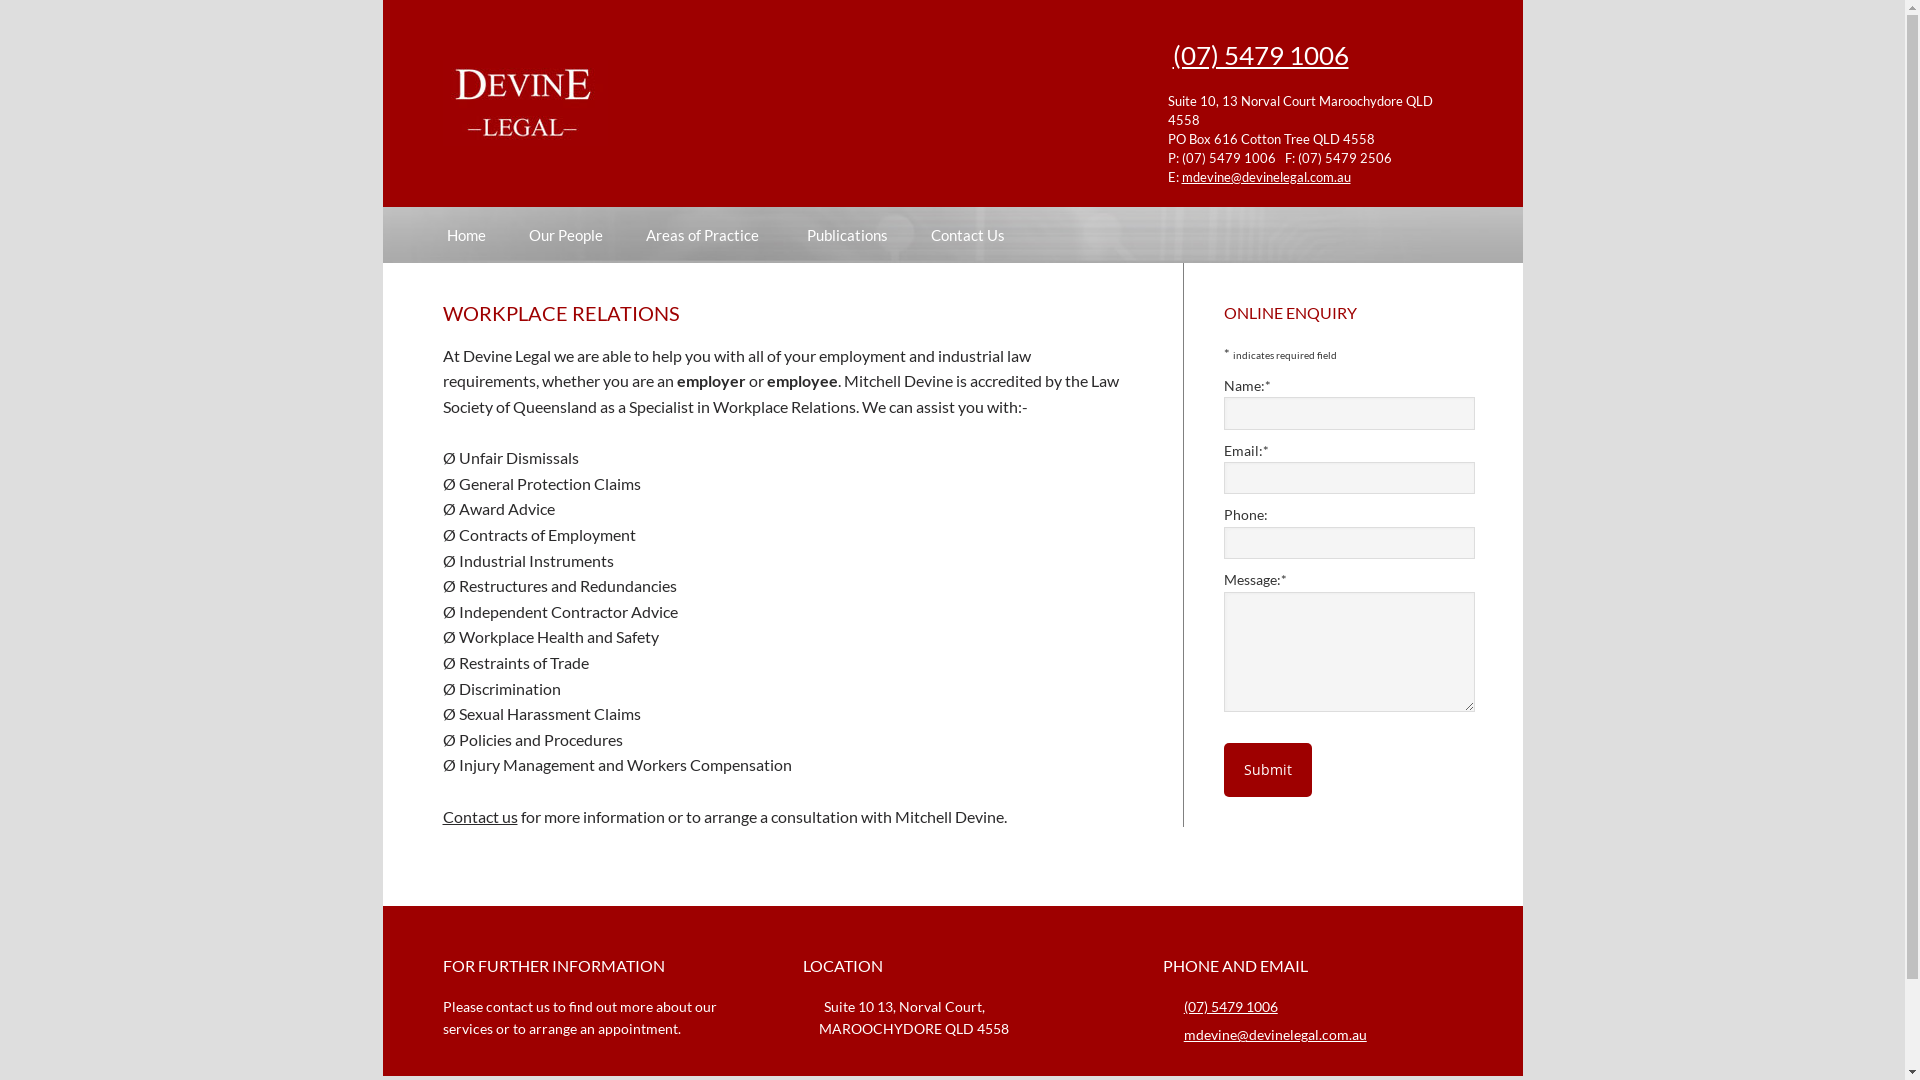 The height and width of the screenshot is (1080, 1920). I want to click on 'mdevine@devinelegal.com.au', so click(1181, 175).